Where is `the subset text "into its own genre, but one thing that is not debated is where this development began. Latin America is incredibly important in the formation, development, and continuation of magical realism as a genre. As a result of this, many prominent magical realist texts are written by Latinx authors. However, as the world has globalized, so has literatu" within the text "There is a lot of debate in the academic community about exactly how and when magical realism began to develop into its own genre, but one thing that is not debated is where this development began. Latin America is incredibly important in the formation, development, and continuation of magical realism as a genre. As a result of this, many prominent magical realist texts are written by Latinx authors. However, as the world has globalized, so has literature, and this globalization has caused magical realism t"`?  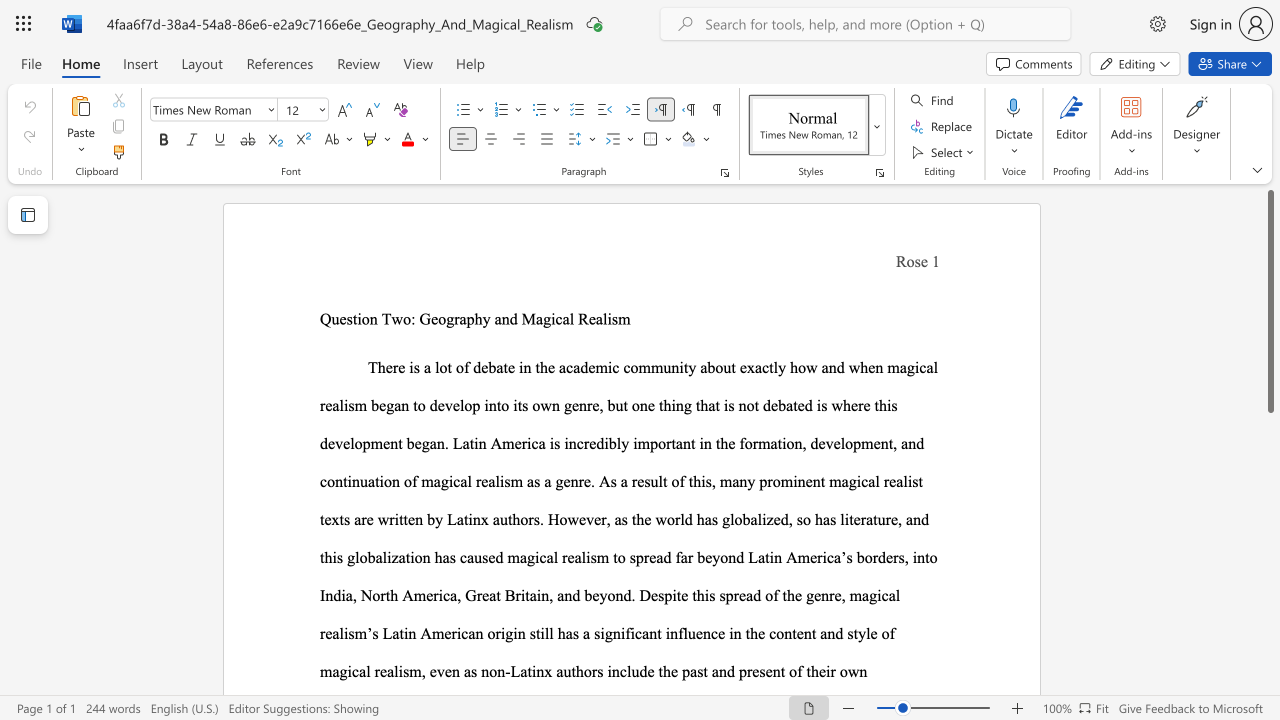
the subset text "into its own genre, but one thing that is not debated is where this development began. Latin America is incredibly important in the formation, development, and continuation of magical realism as a genre. As a result of this, many prominent magical realist texts are written by Latinx authors. However, as the world has globalized, so has literatu" within the text "There is a lot of debate in the academic community about exactly how and when magical realism began to develop into its own genre, but one thing that is not debated is where this development began. Latin America is incredibly important in the formation, development, and continuation of magical realism as a genre. As a result of this, many prominent magical realist texts are written by Latinx authors. However, as the world has globalized, so has literature, and this globalization has caused magical realism t" is located at coordinates (484, 405).